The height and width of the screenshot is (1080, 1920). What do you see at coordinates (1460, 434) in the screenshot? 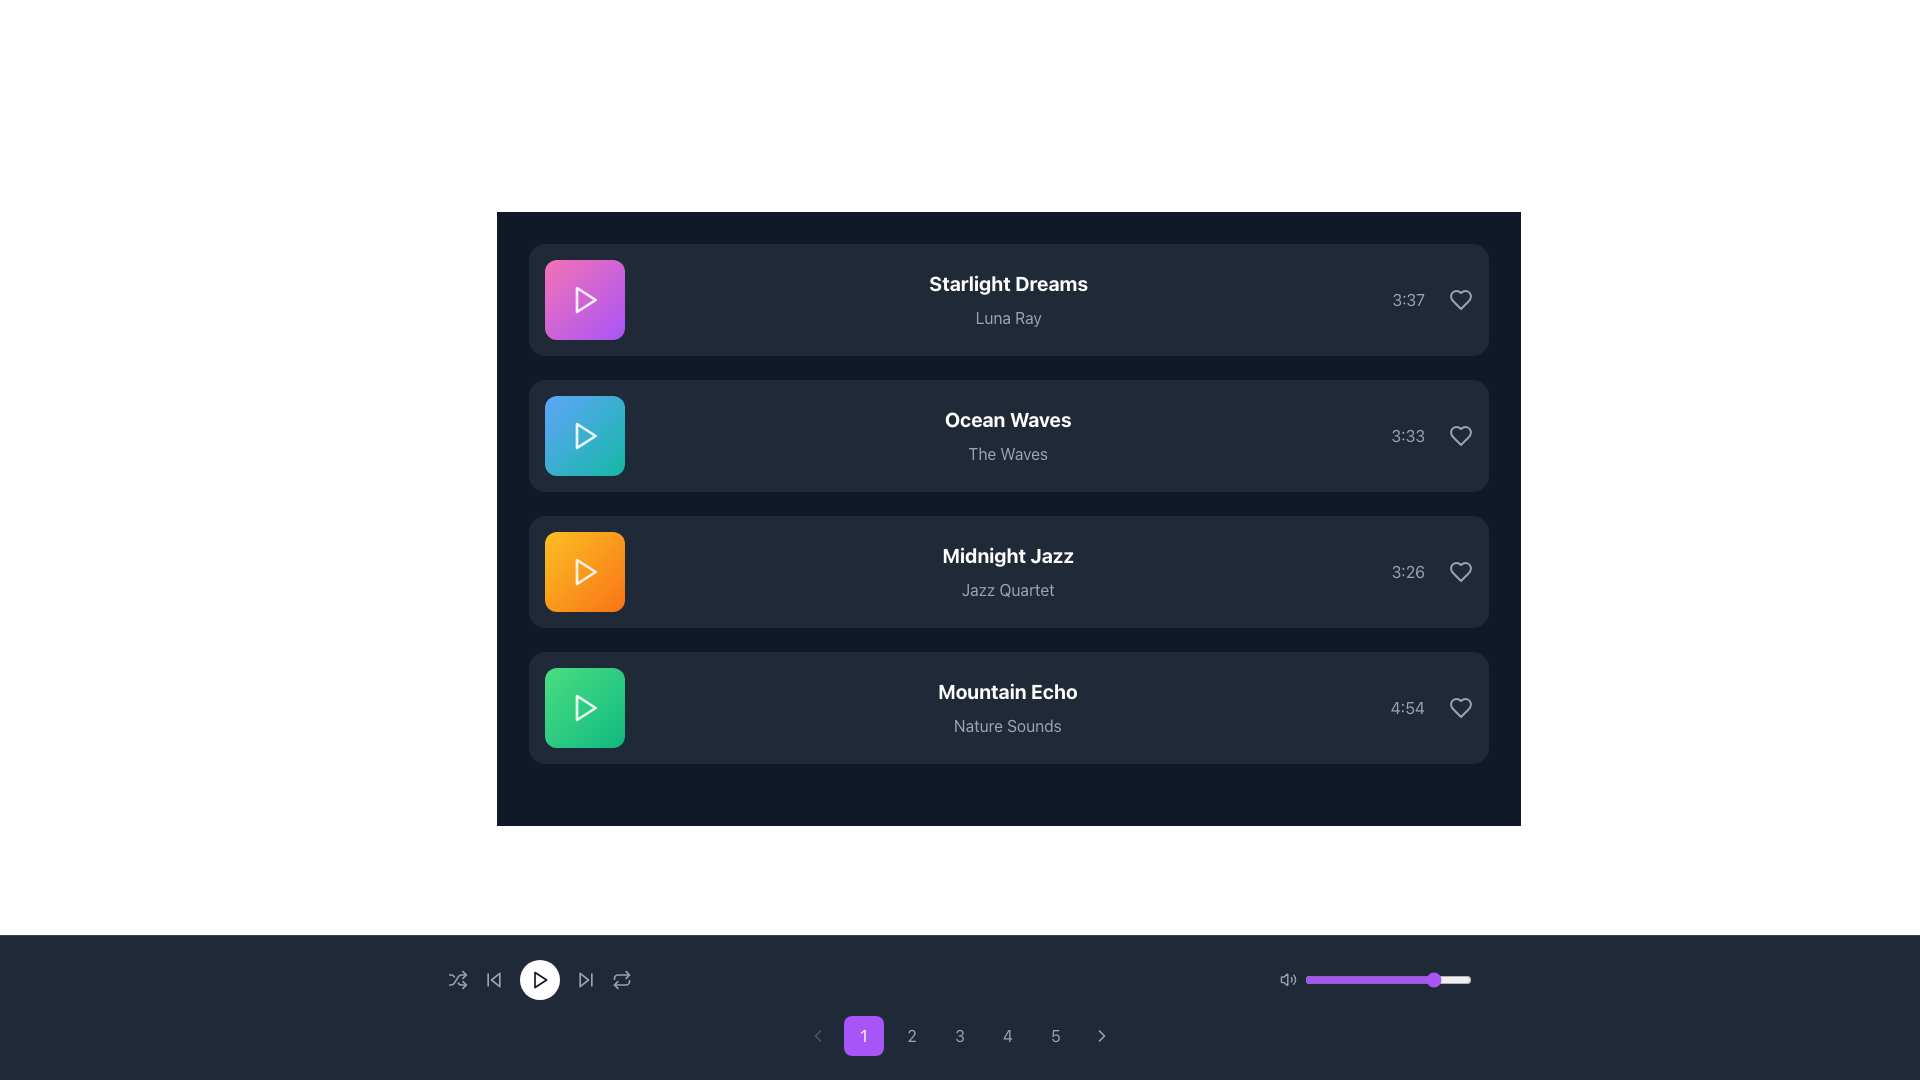
I see `the heart-shaped icon button outlined in light gray, located to the right of the 'Ocean Waves' track title and its duration '3:33', to observe styling changes` at bounding box center [1460, 434].